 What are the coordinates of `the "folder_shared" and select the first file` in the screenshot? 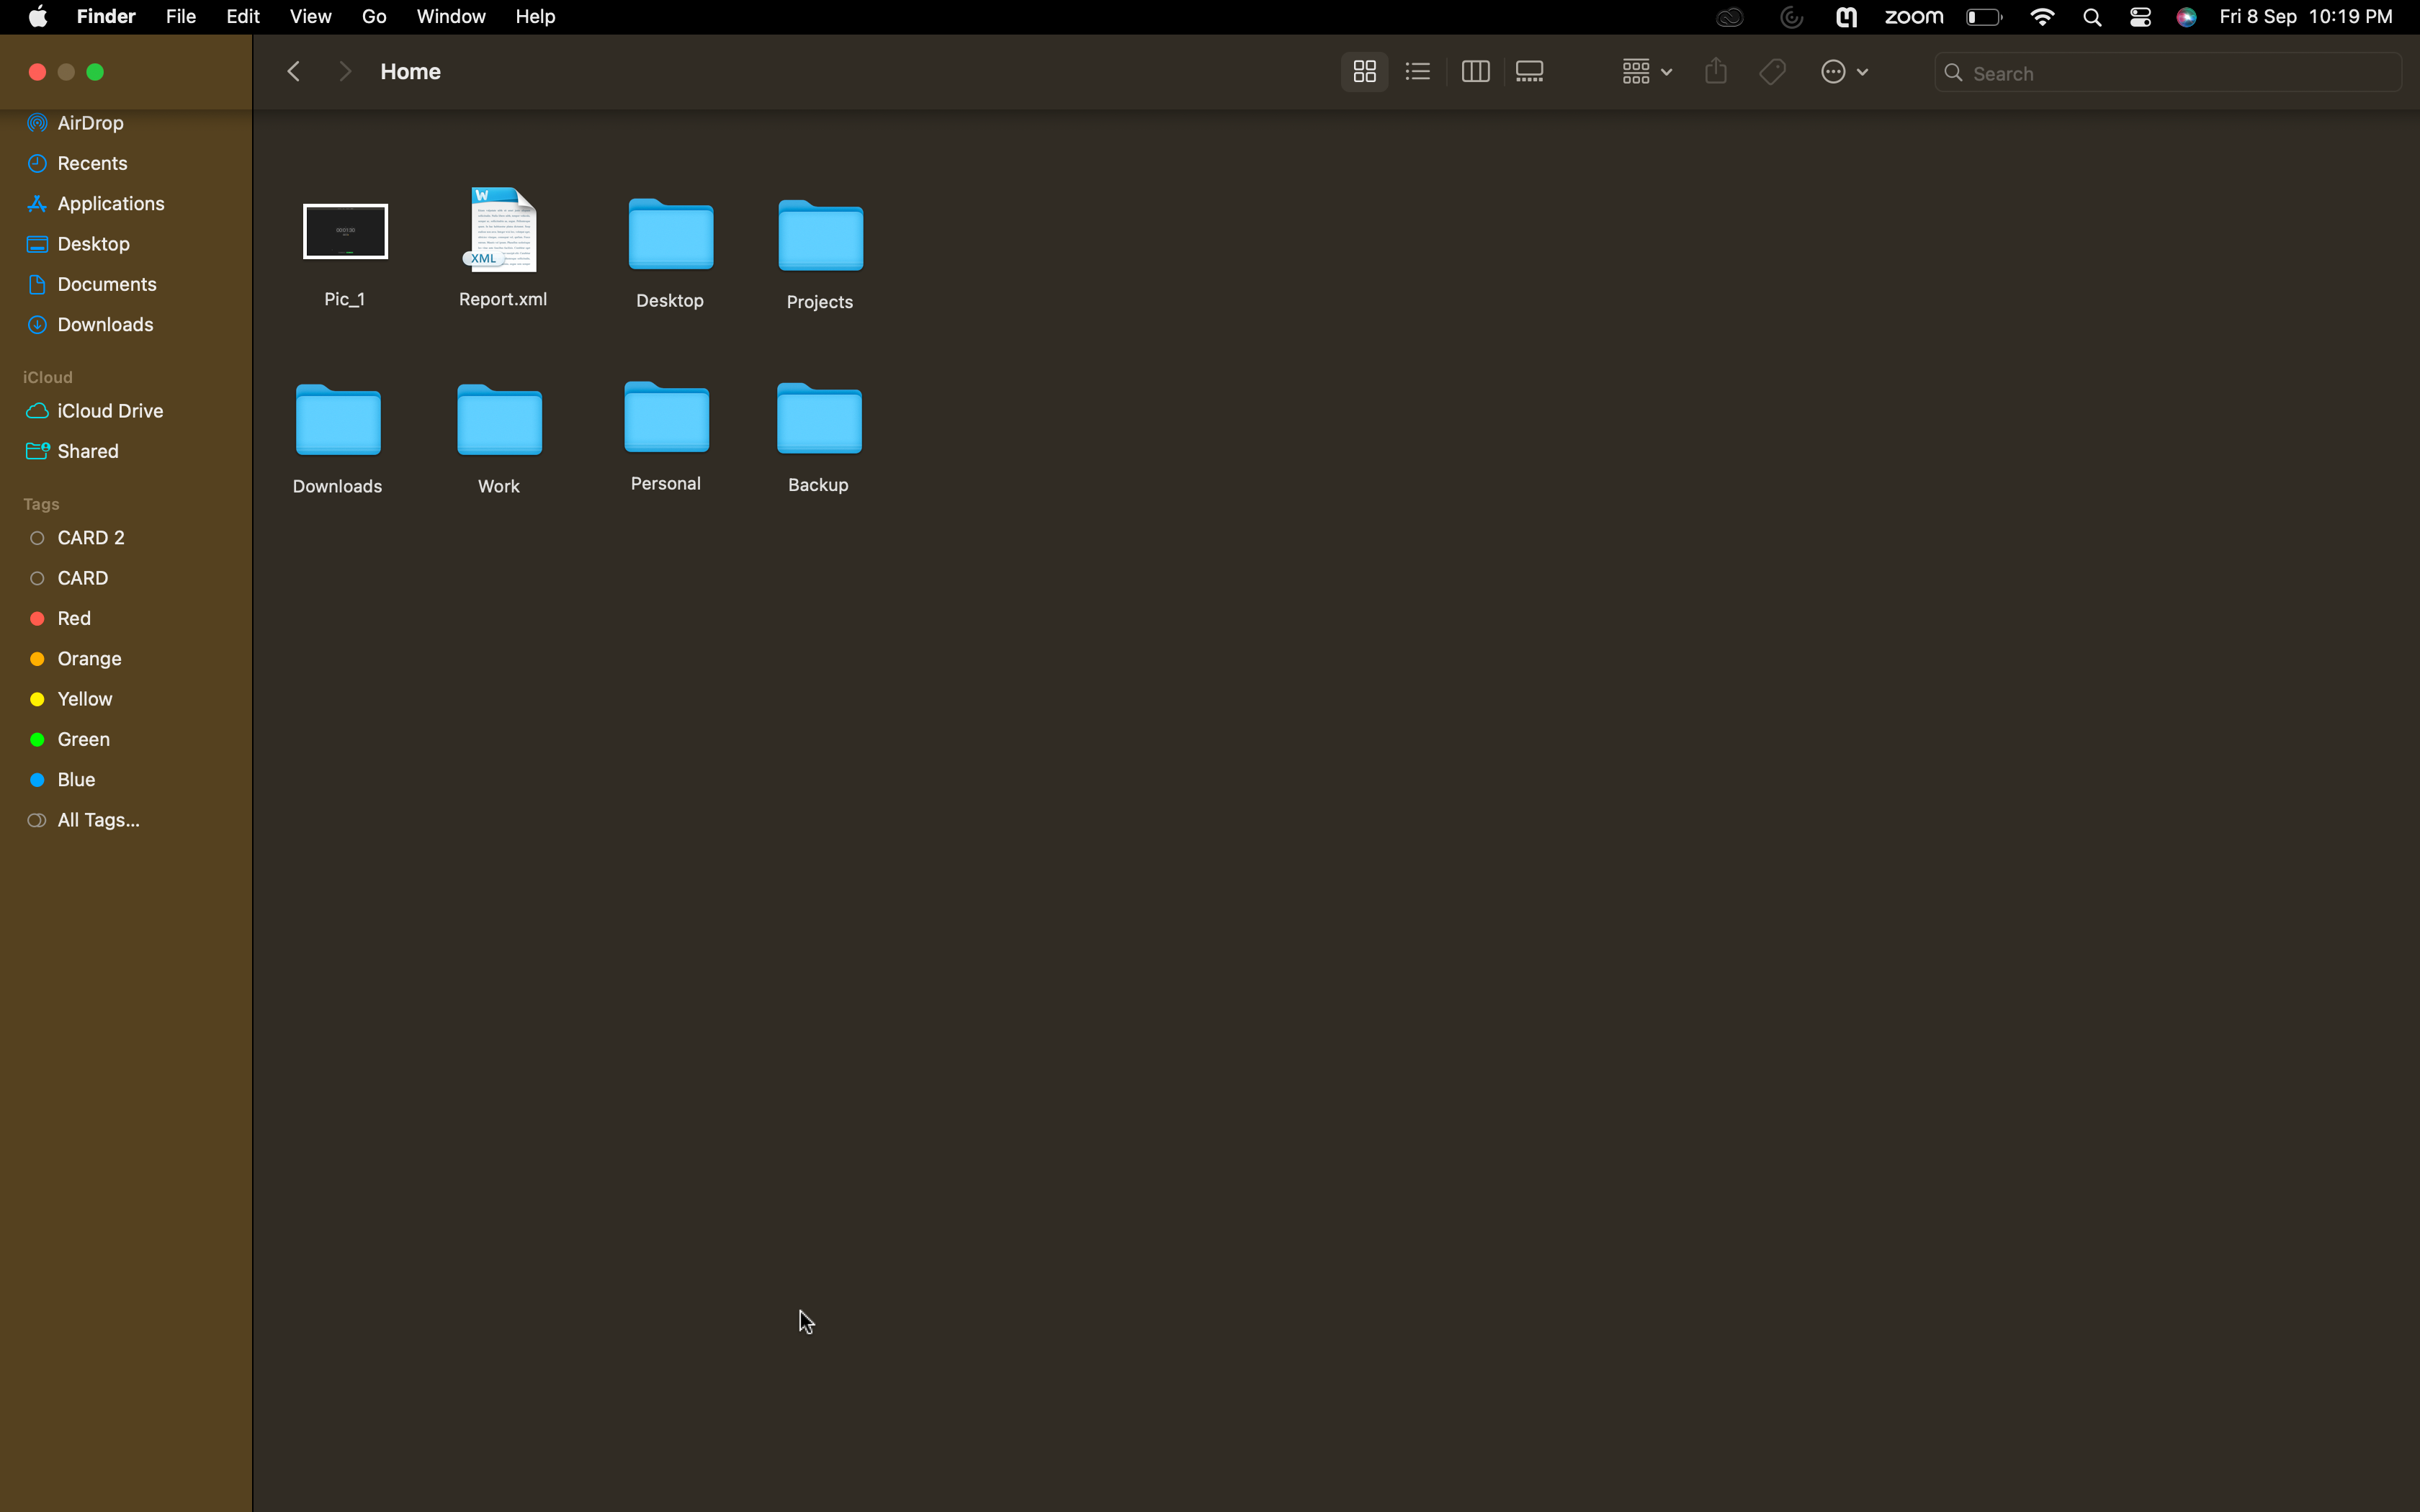 It's located at (117, 448).